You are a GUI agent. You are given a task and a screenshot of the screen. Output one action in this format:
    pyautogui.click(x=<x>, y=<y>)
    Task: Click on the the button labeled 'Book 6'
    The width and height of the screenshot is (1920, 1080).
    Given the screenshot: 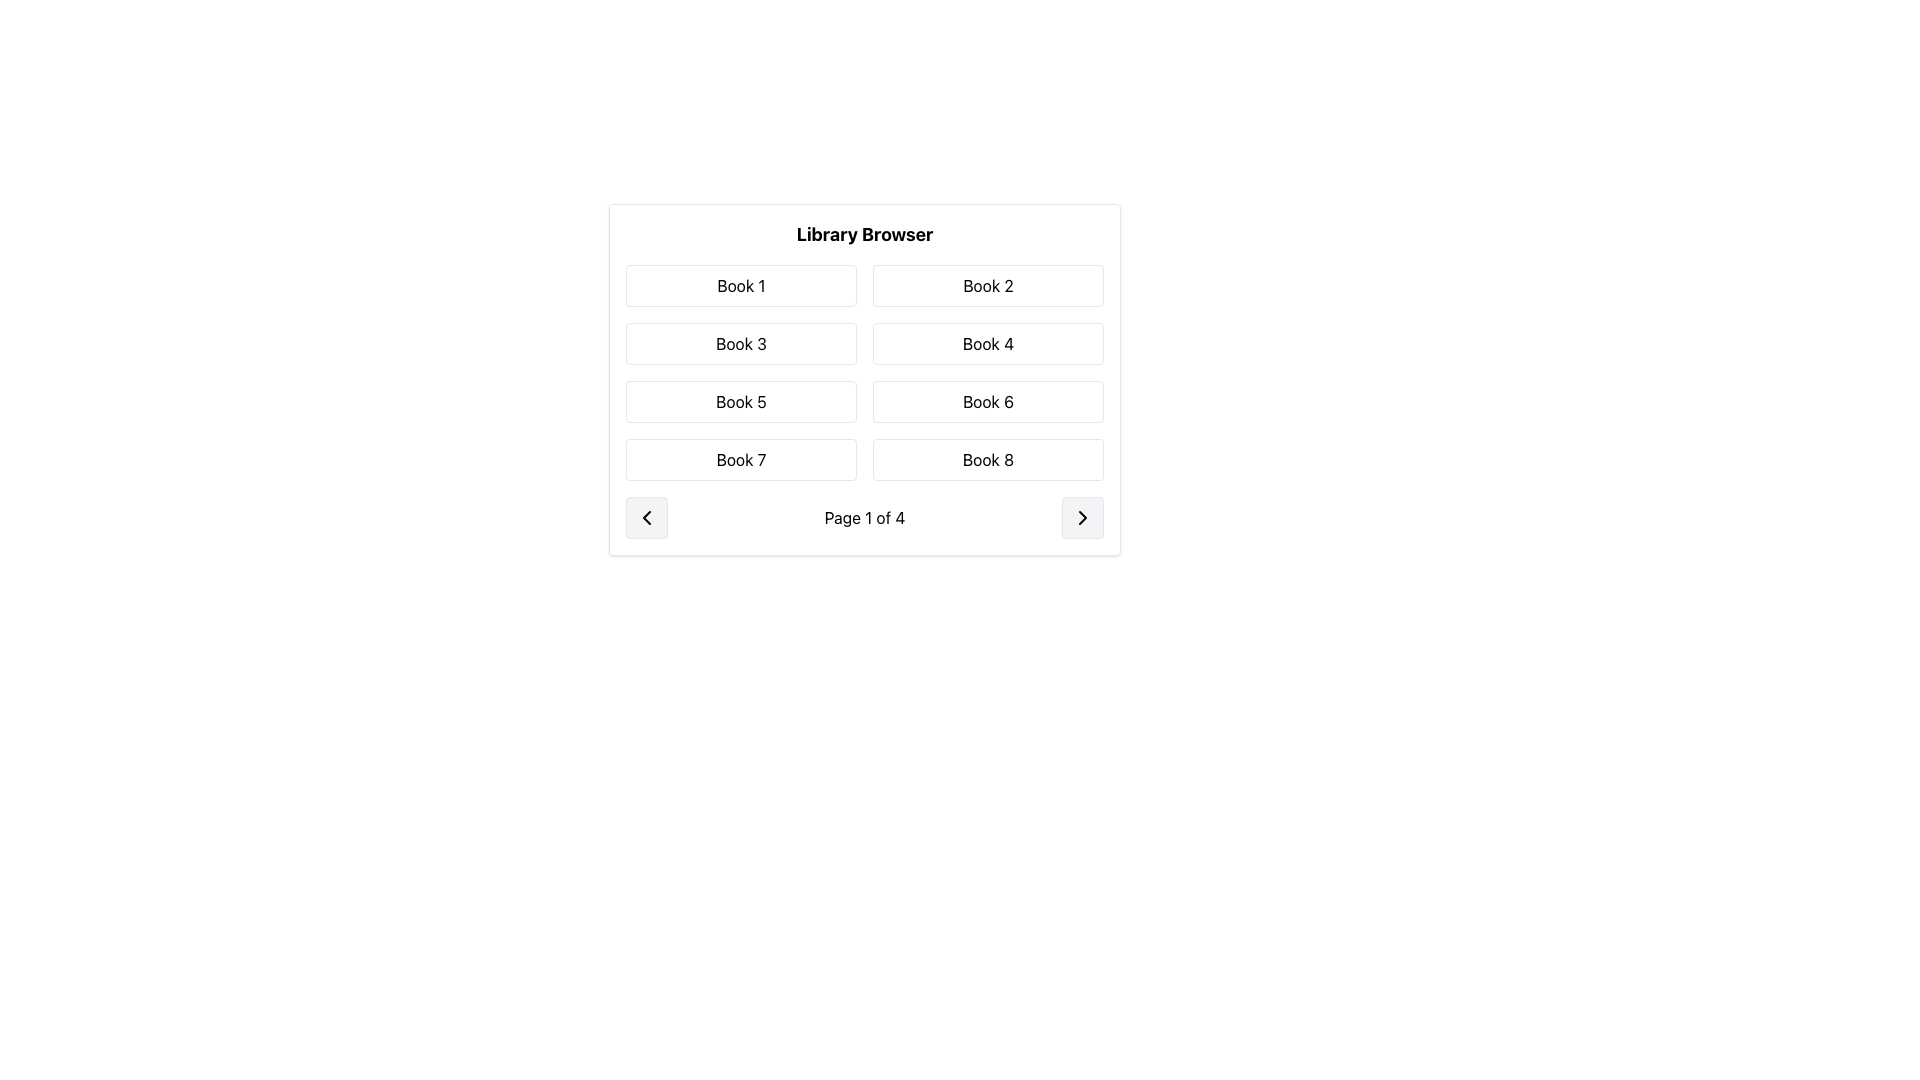 What is the action you would take?
    pyautogui.click(x=988, y=401)
    